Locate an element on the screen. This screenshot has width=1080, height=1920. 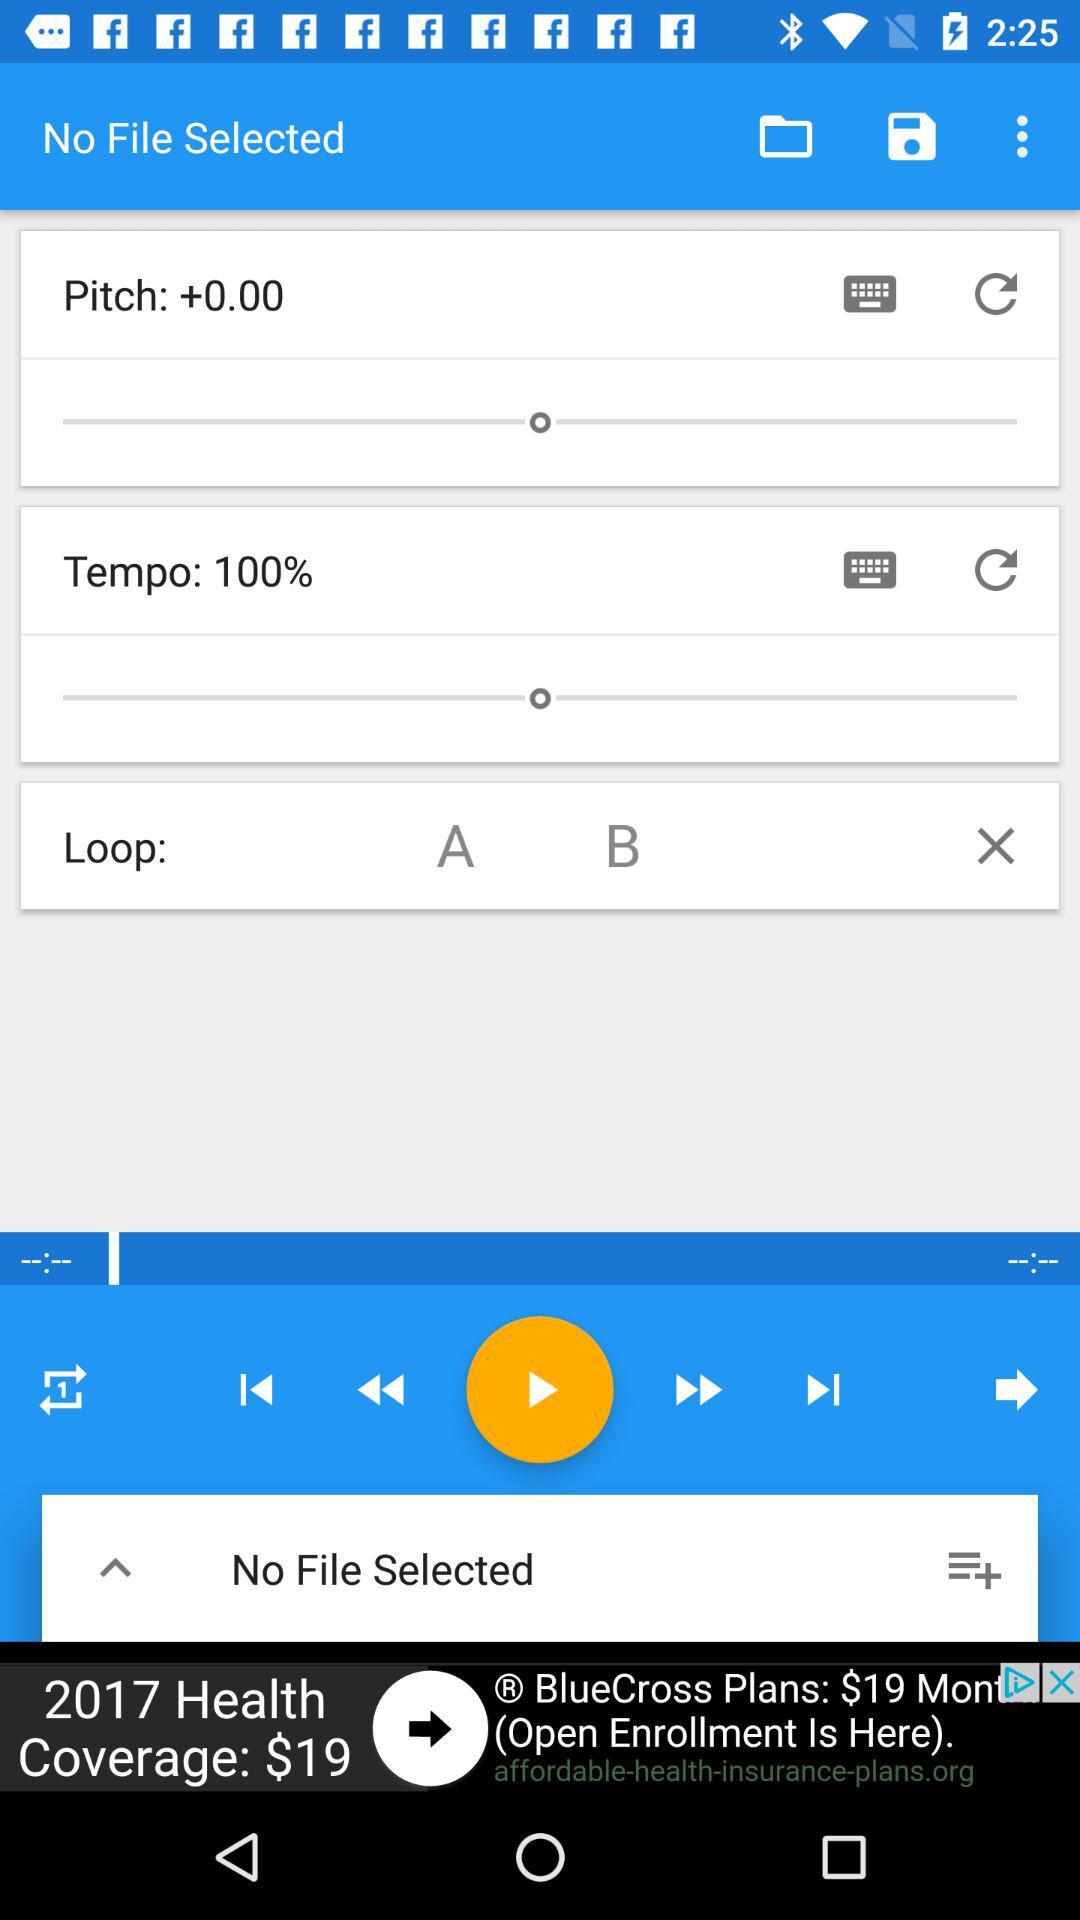
open the keyboard is located at coordinates (869, 292).